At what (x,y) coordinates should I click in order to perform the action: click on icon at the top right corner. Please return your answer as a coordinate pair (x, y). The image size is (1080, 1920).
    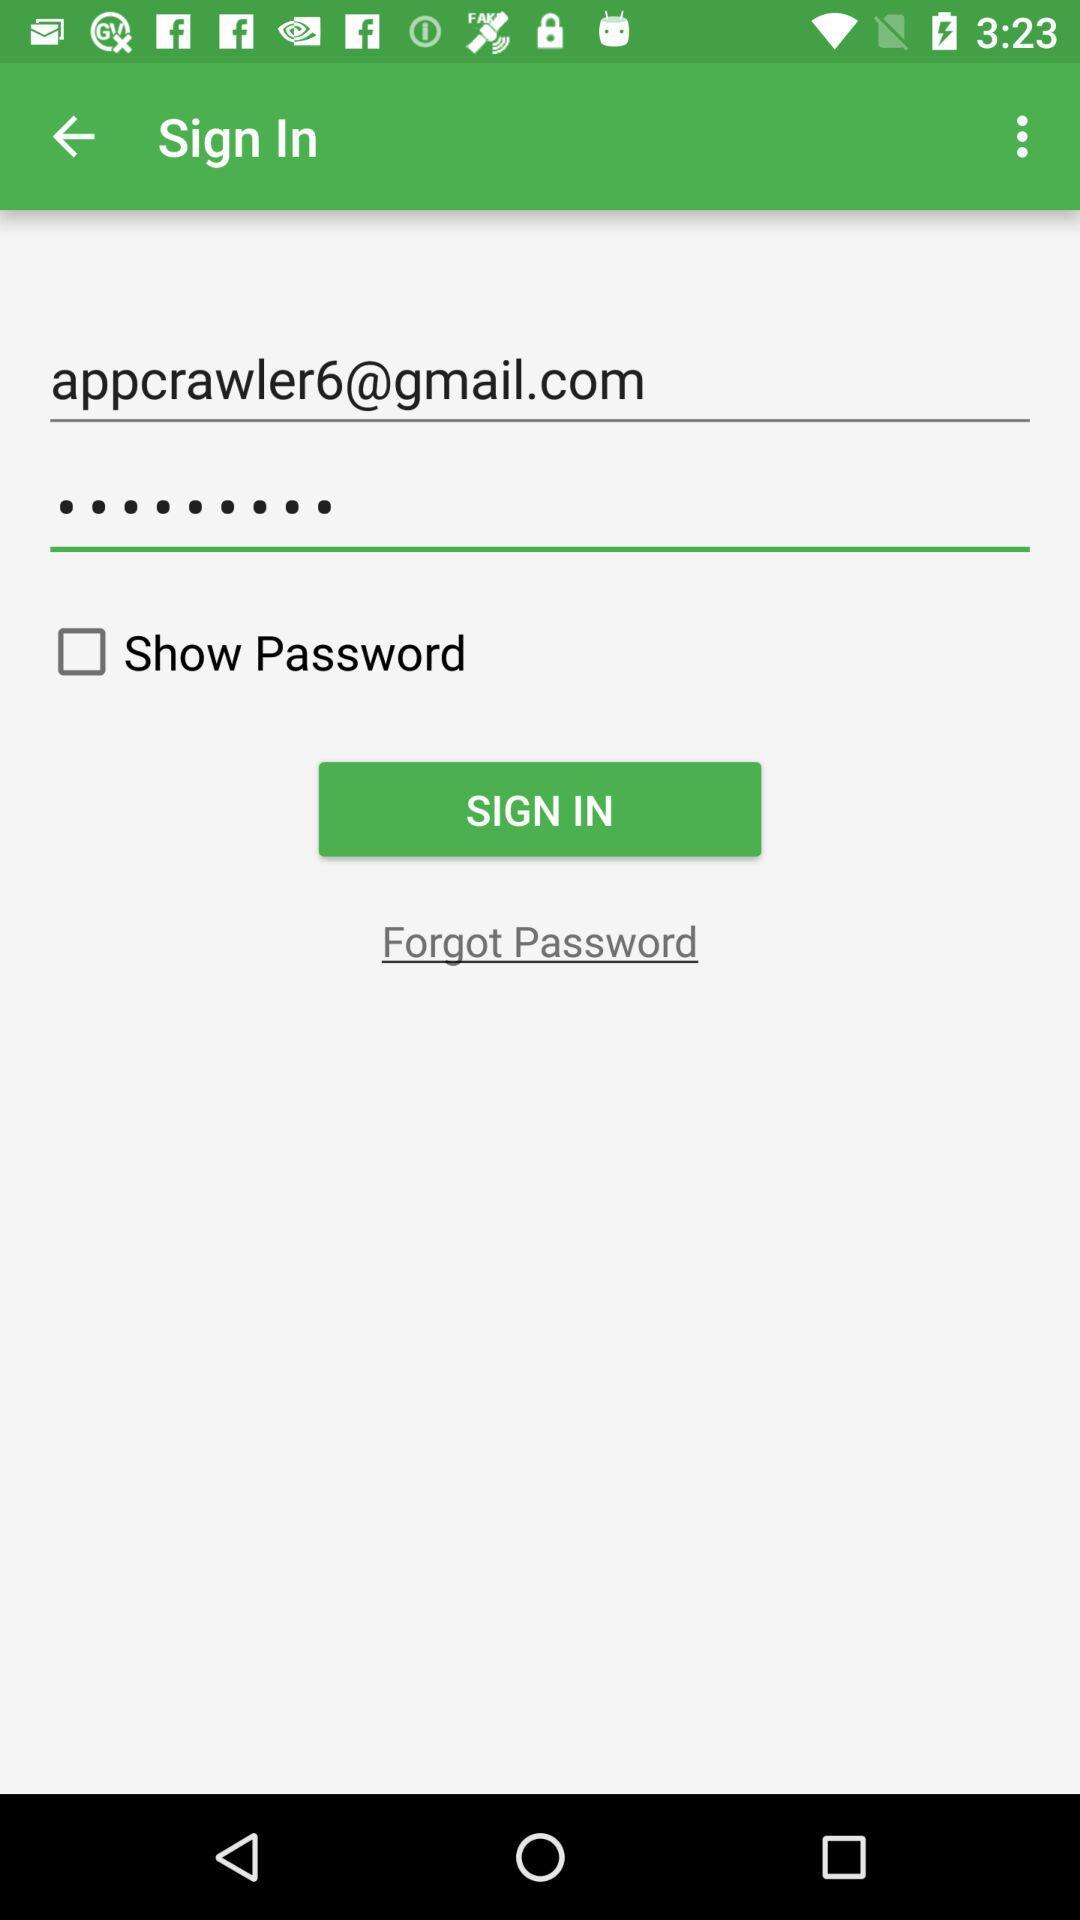
    Looking at the image, I should click on (1027, 135).